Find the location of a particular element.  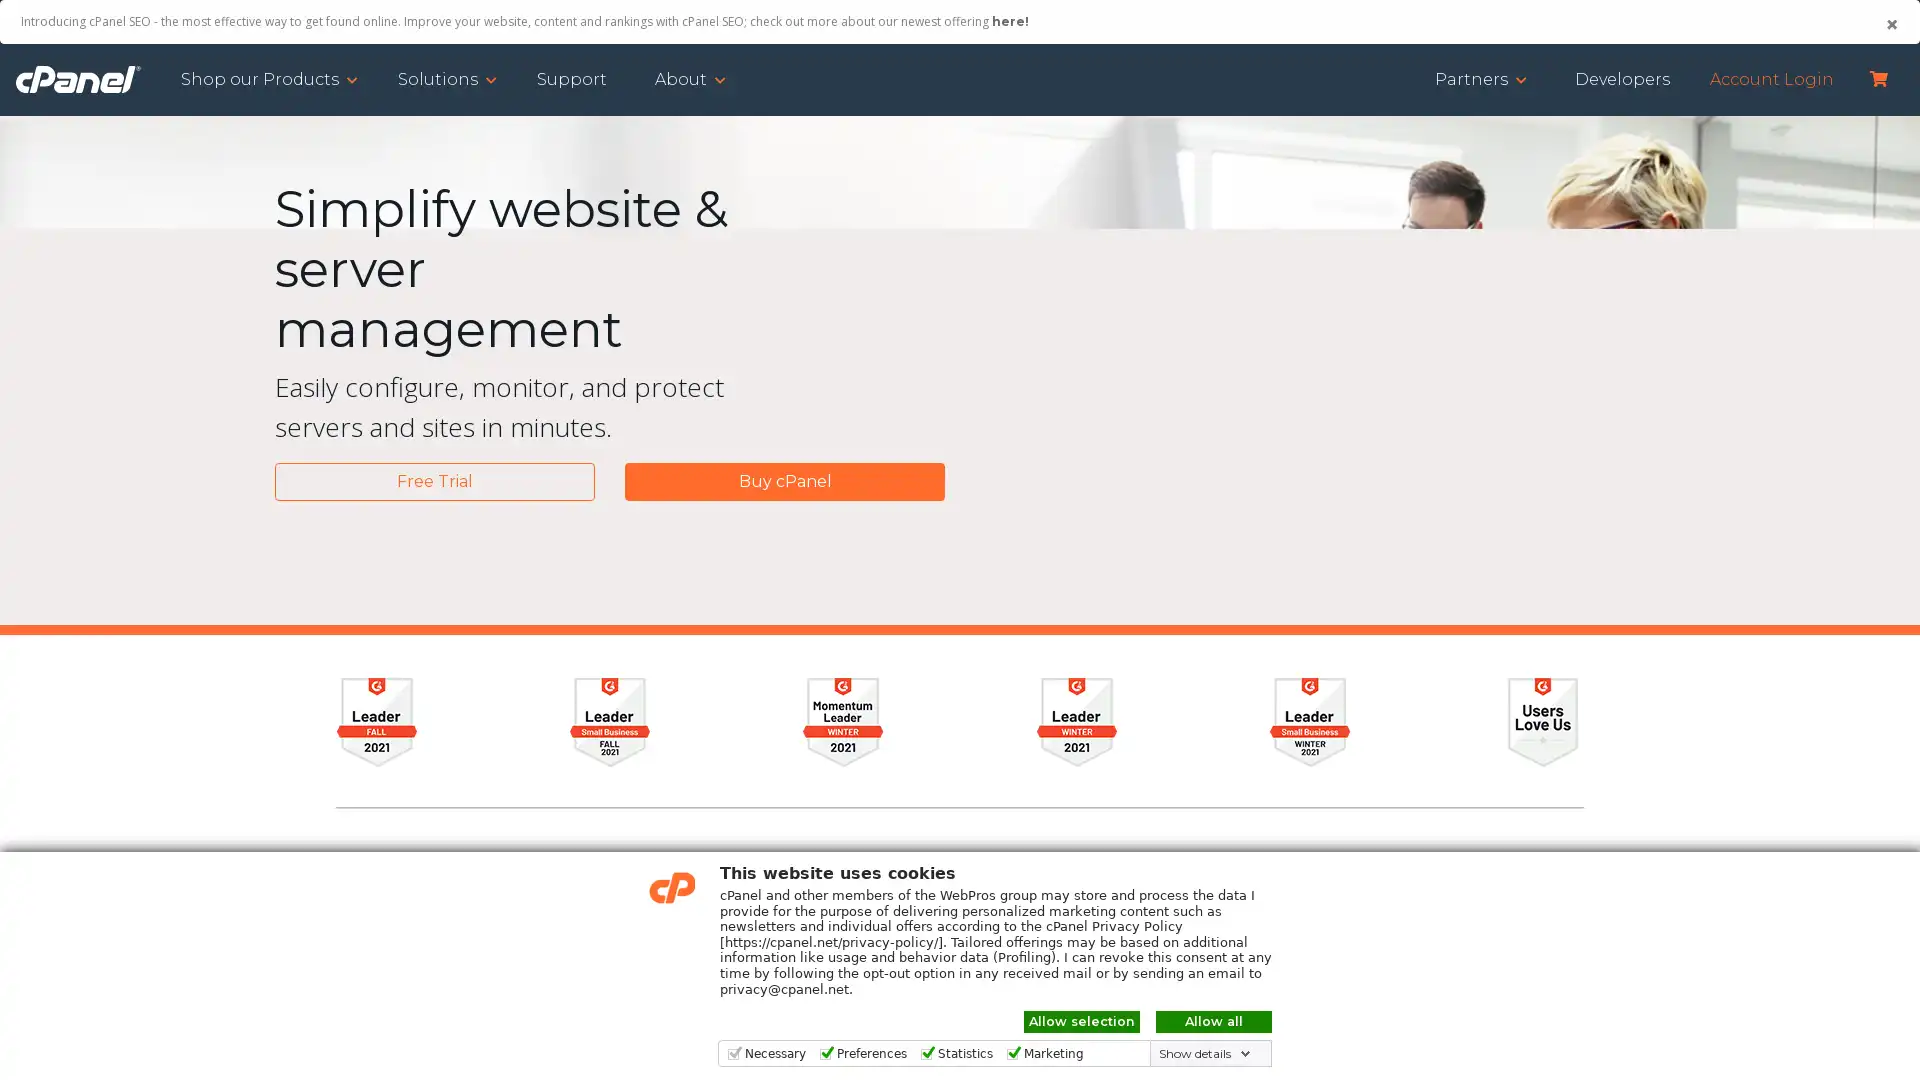

Close is located at coordinates (1890, 24).